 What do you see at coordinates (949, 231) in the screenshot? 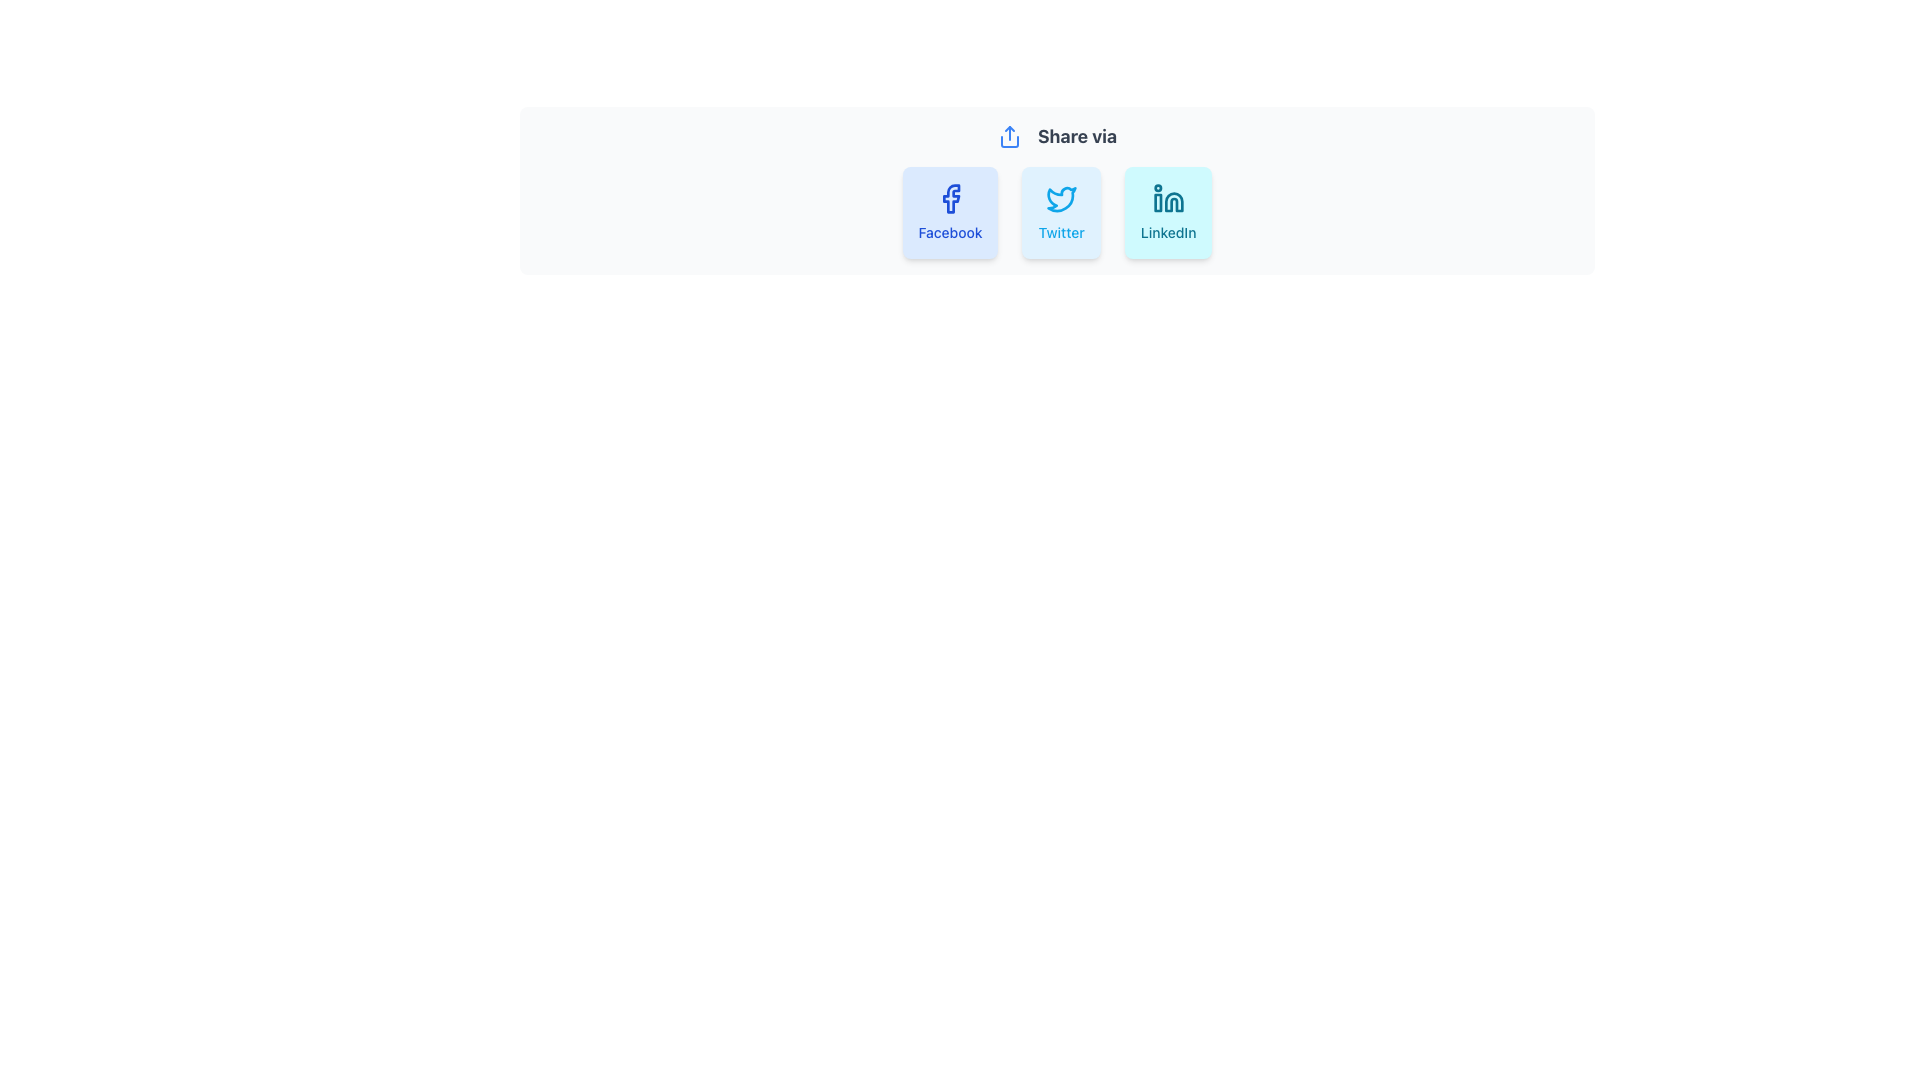
I see `text label displaying 'Facebook' which is styled in blue color and positioned beneath the Facebook logo in the share option section` at bounding box center [949, 231].